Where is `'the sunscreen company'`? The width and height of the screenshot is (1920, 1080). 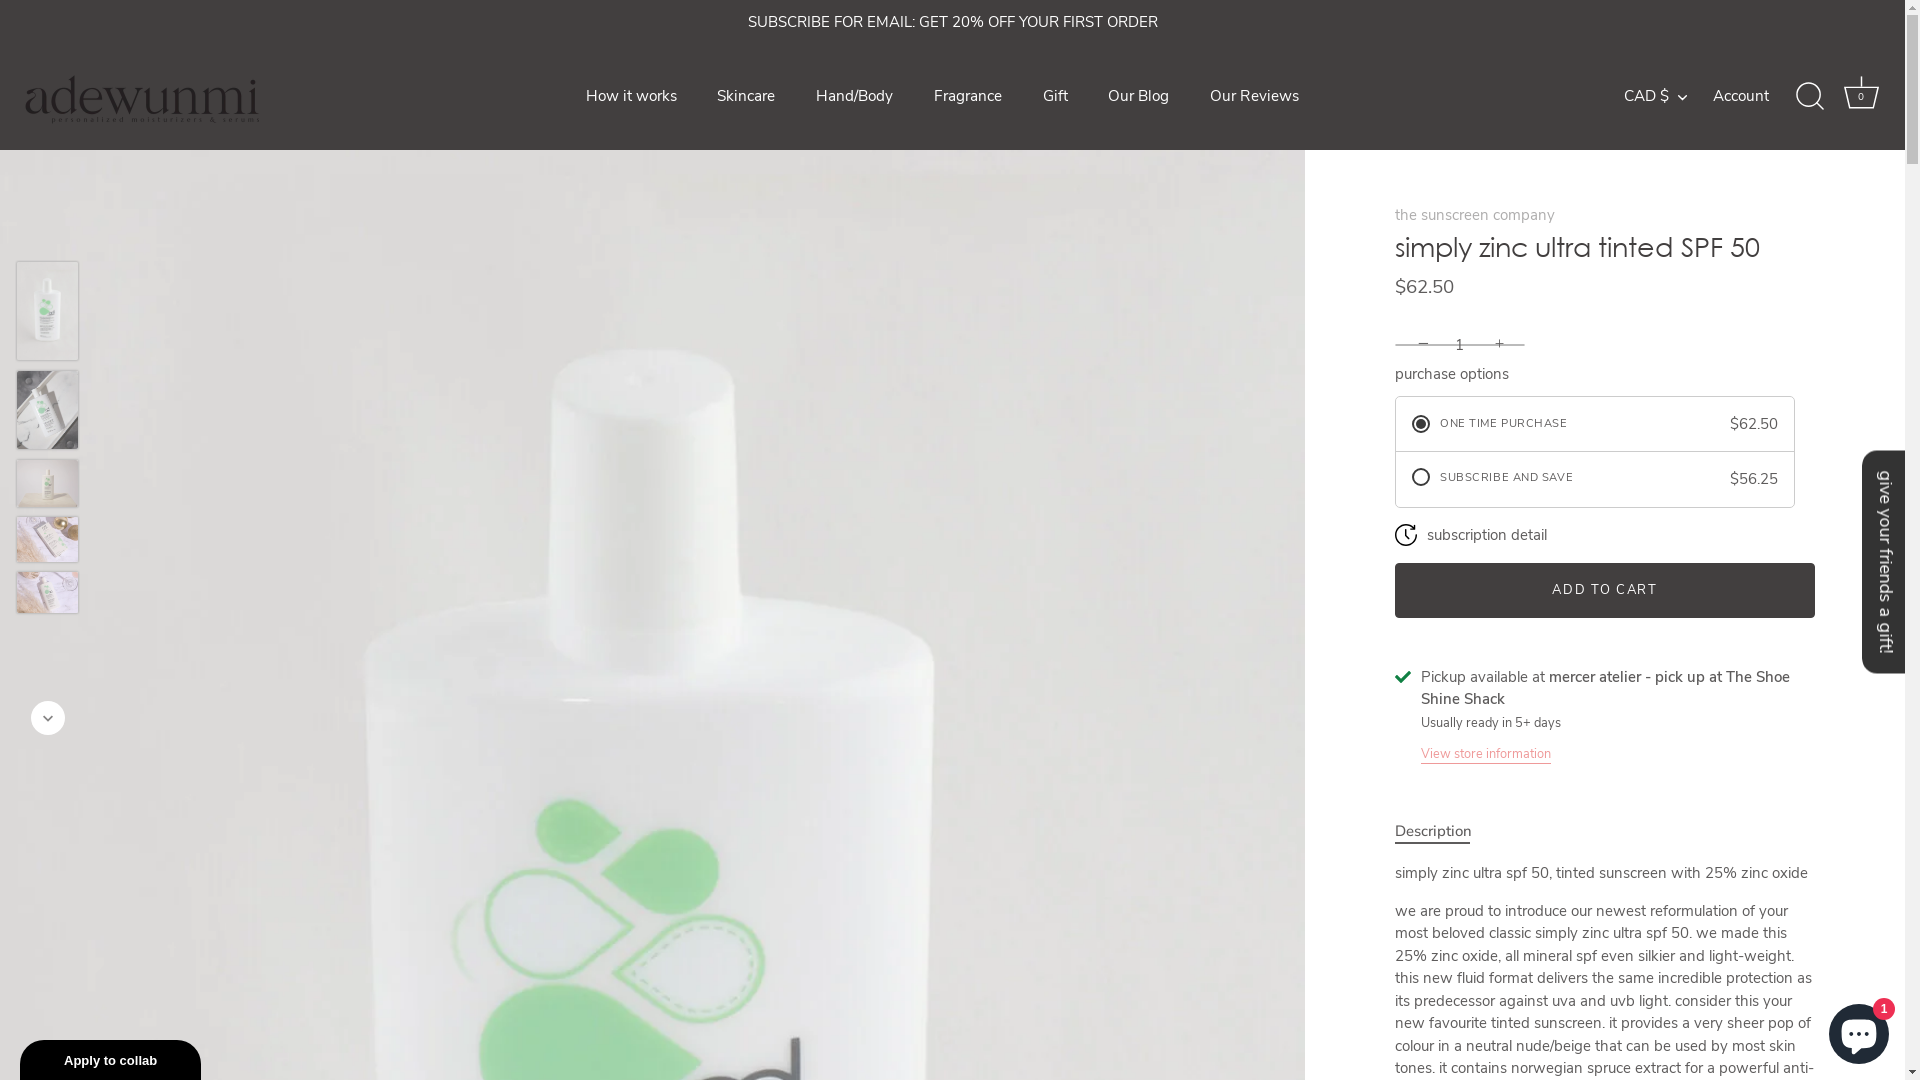
'the sunscreen company' is located at coordinates (1394, 213).